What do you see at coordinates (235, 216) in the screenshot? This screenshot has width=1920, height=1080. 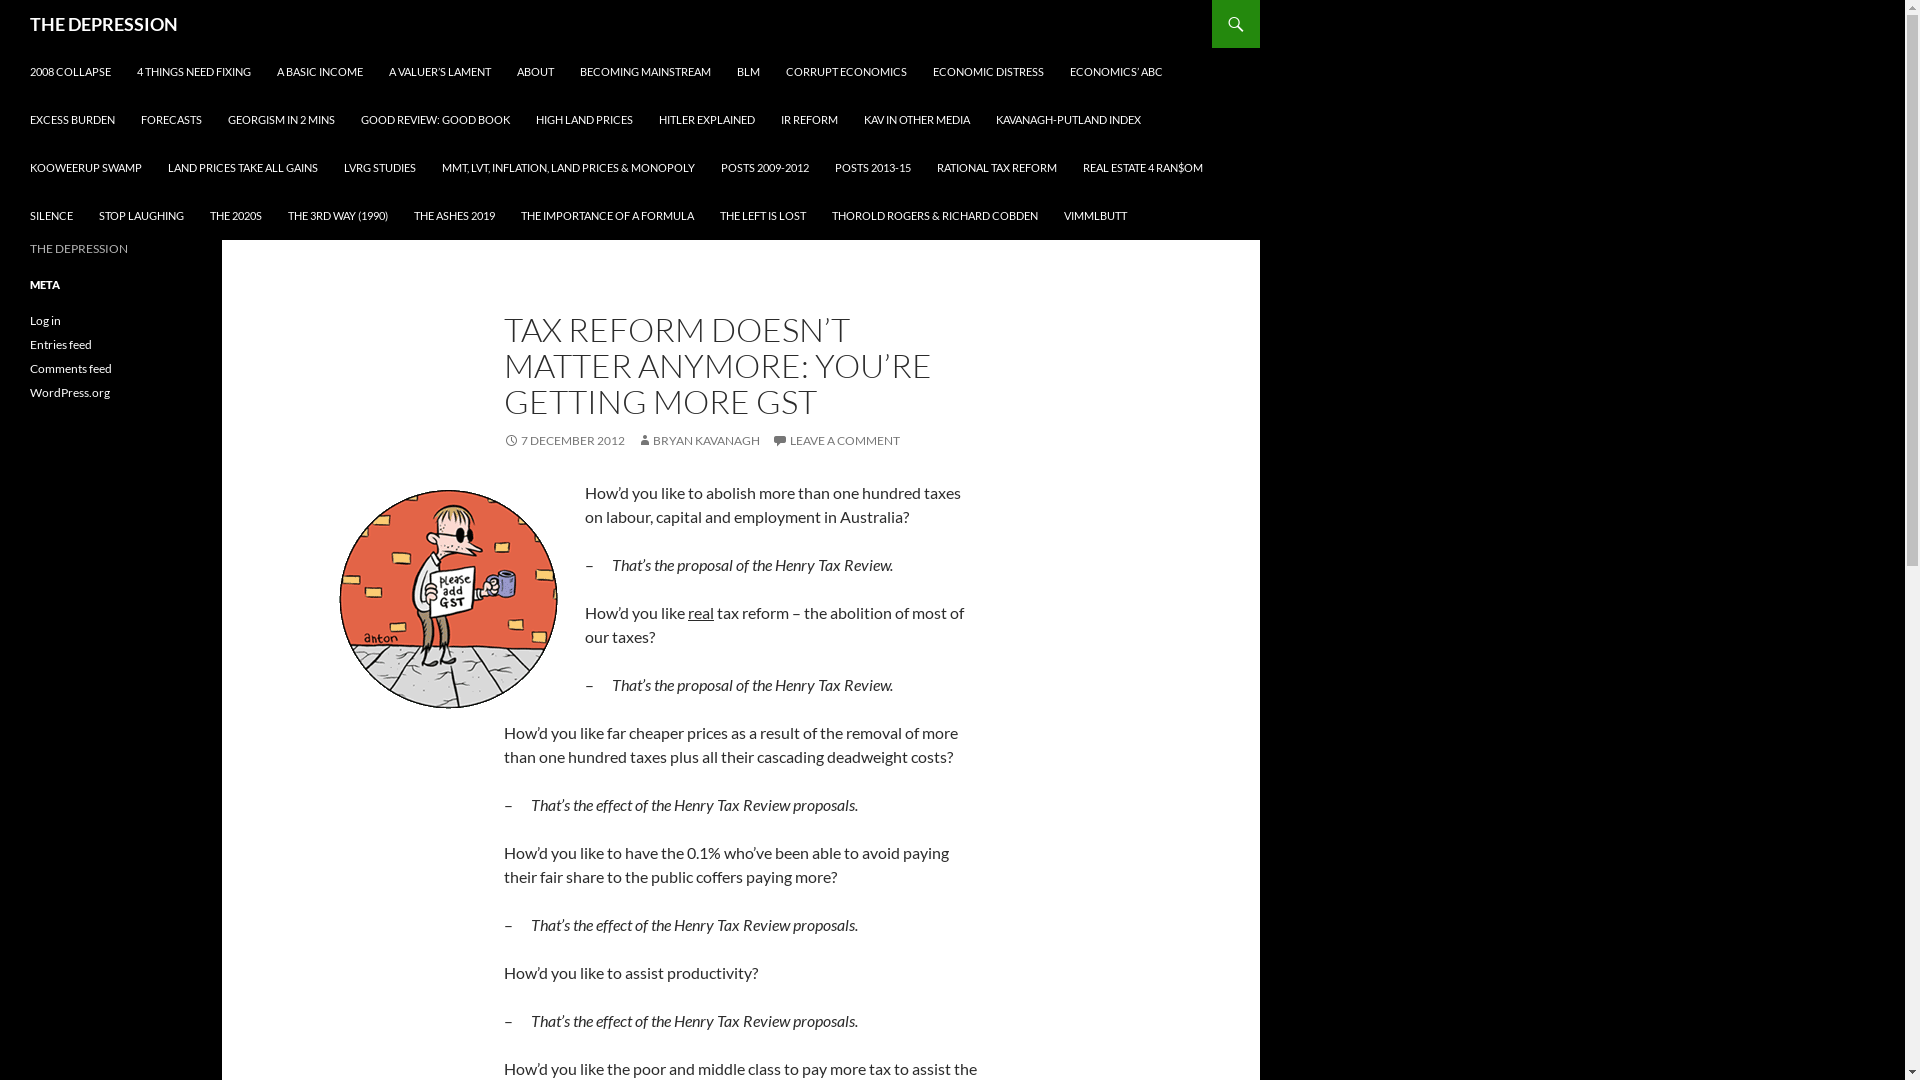 I see `'THE 2020S'` at bounding box center [235, 216].